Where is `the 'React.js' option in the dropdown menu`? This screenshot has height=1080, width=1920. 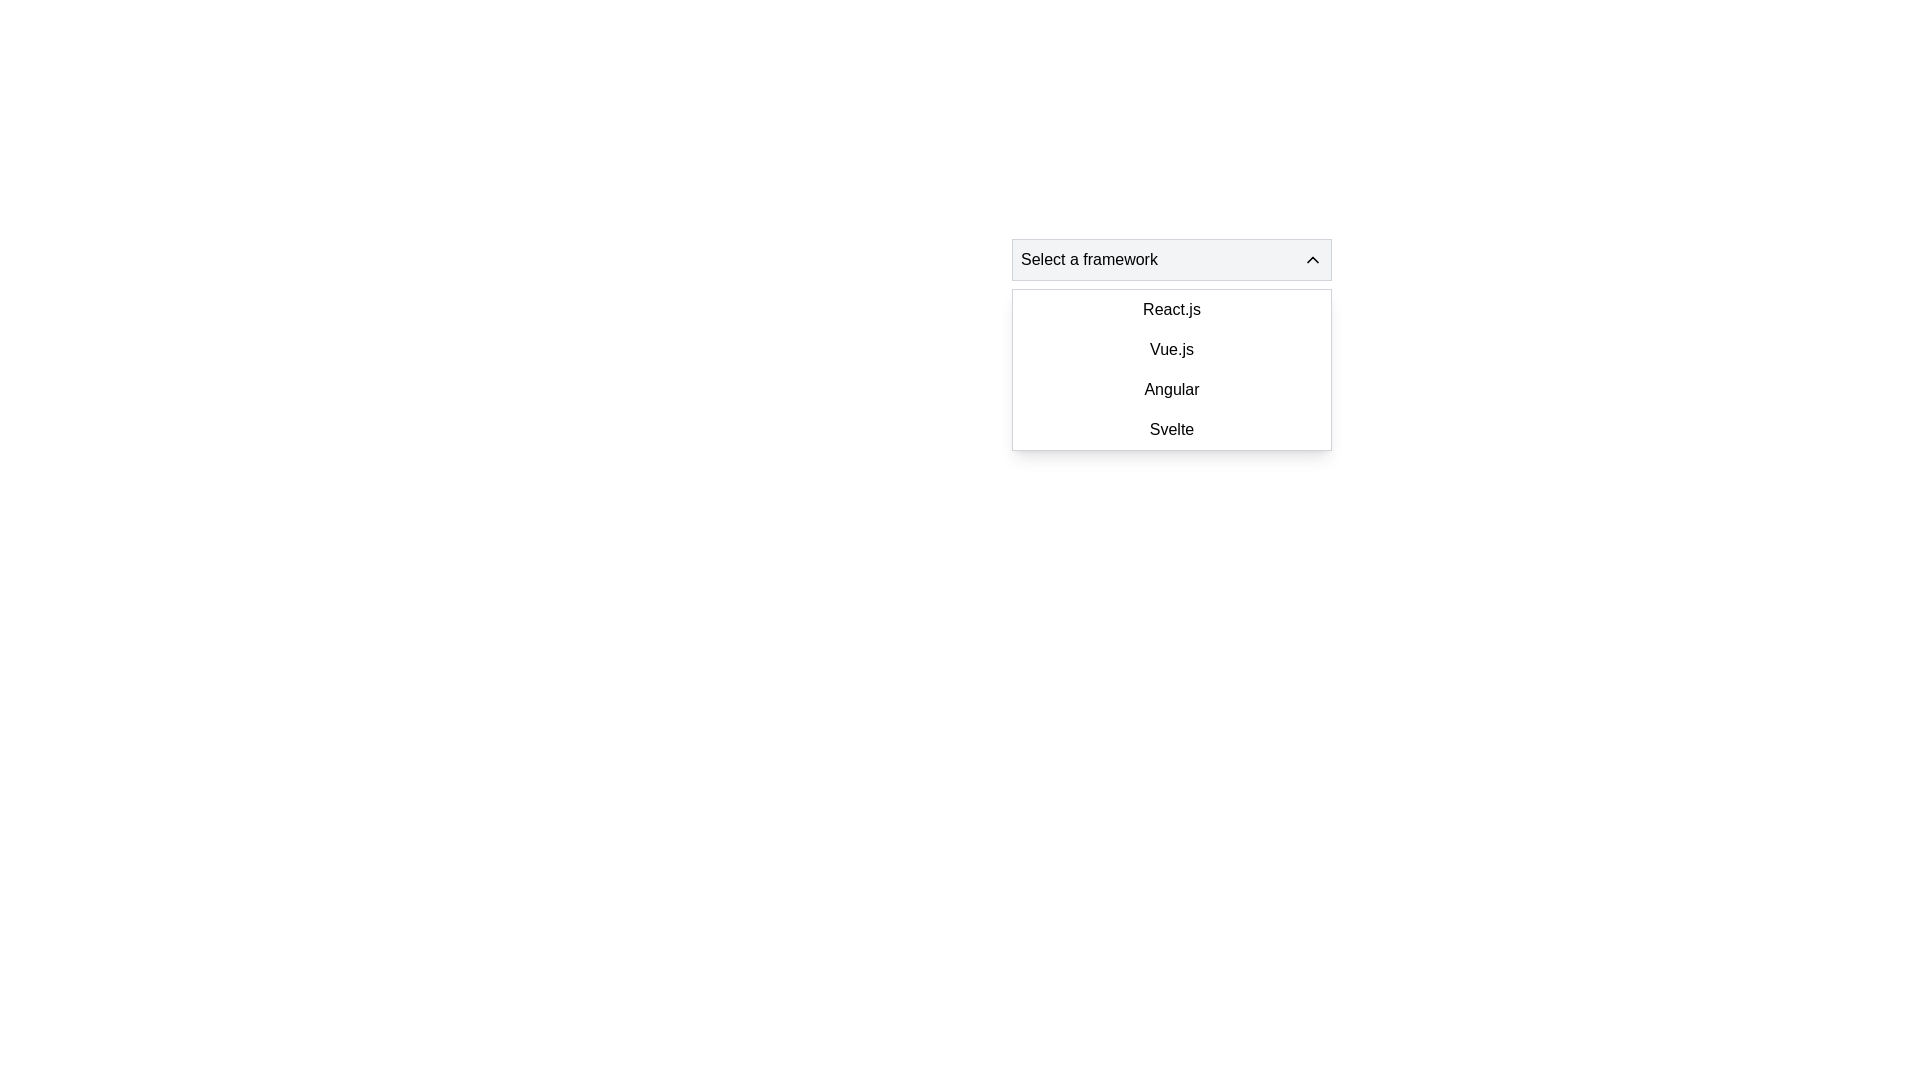
the 'React.js' option in the dropdown menu is located at coordinates (1171, 309).